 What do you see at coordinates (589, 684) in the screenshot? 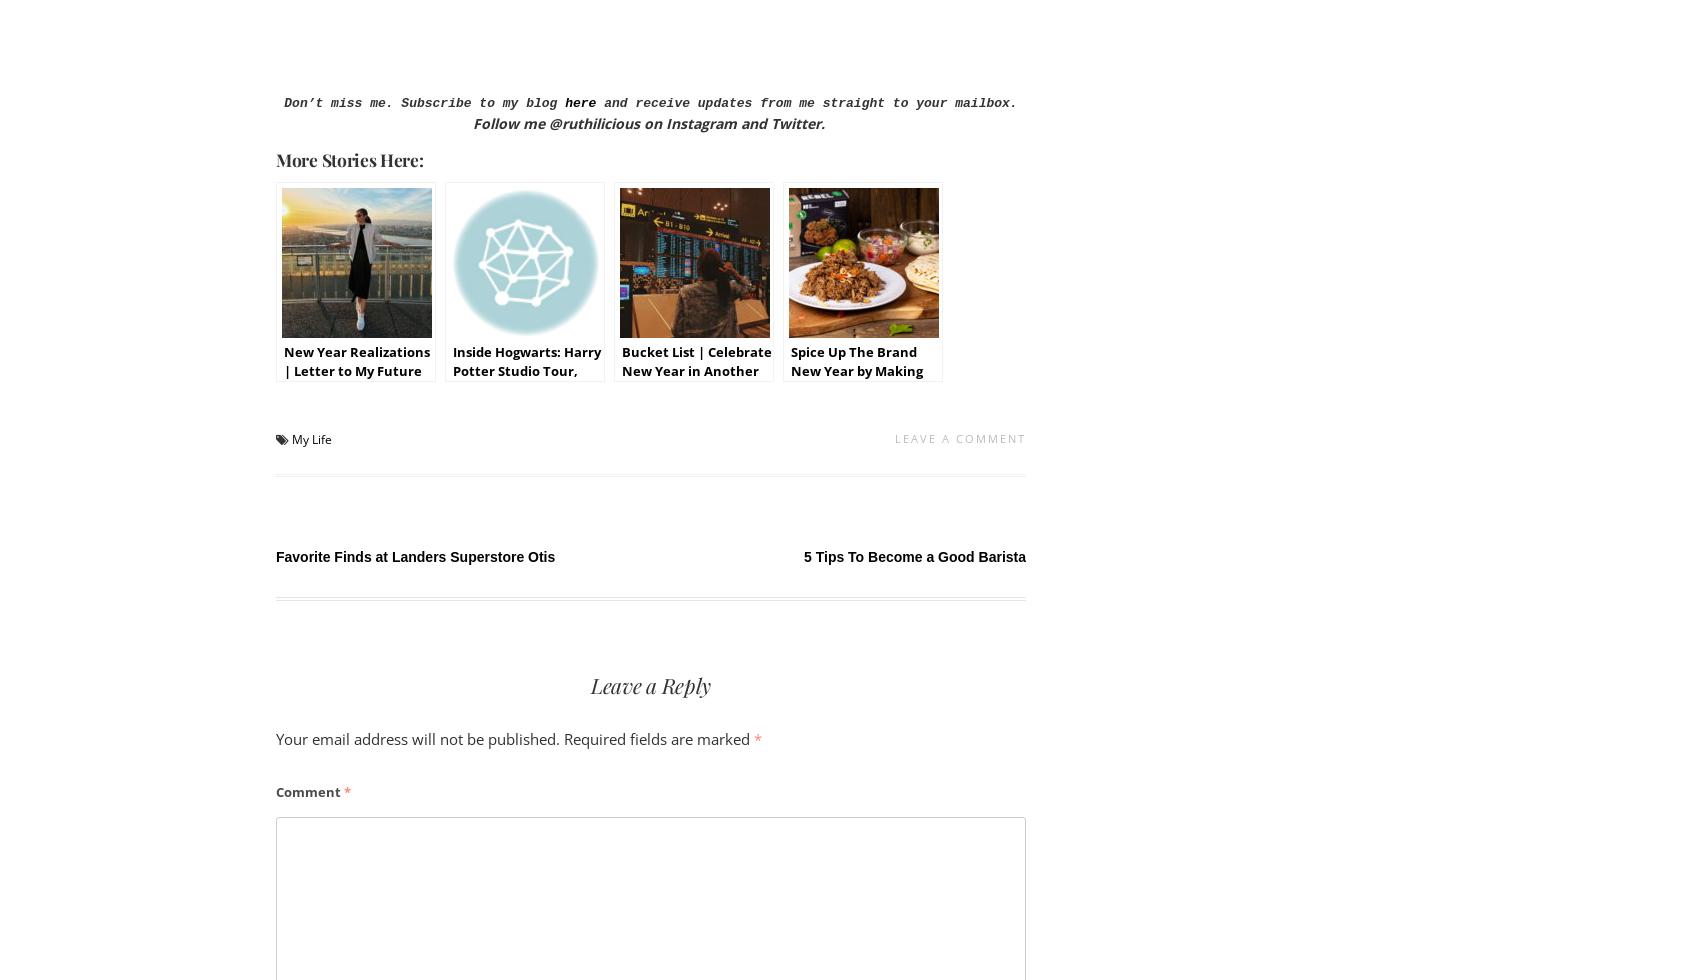
I see `'Leave a Reply'` at bounding box center [589, 684].